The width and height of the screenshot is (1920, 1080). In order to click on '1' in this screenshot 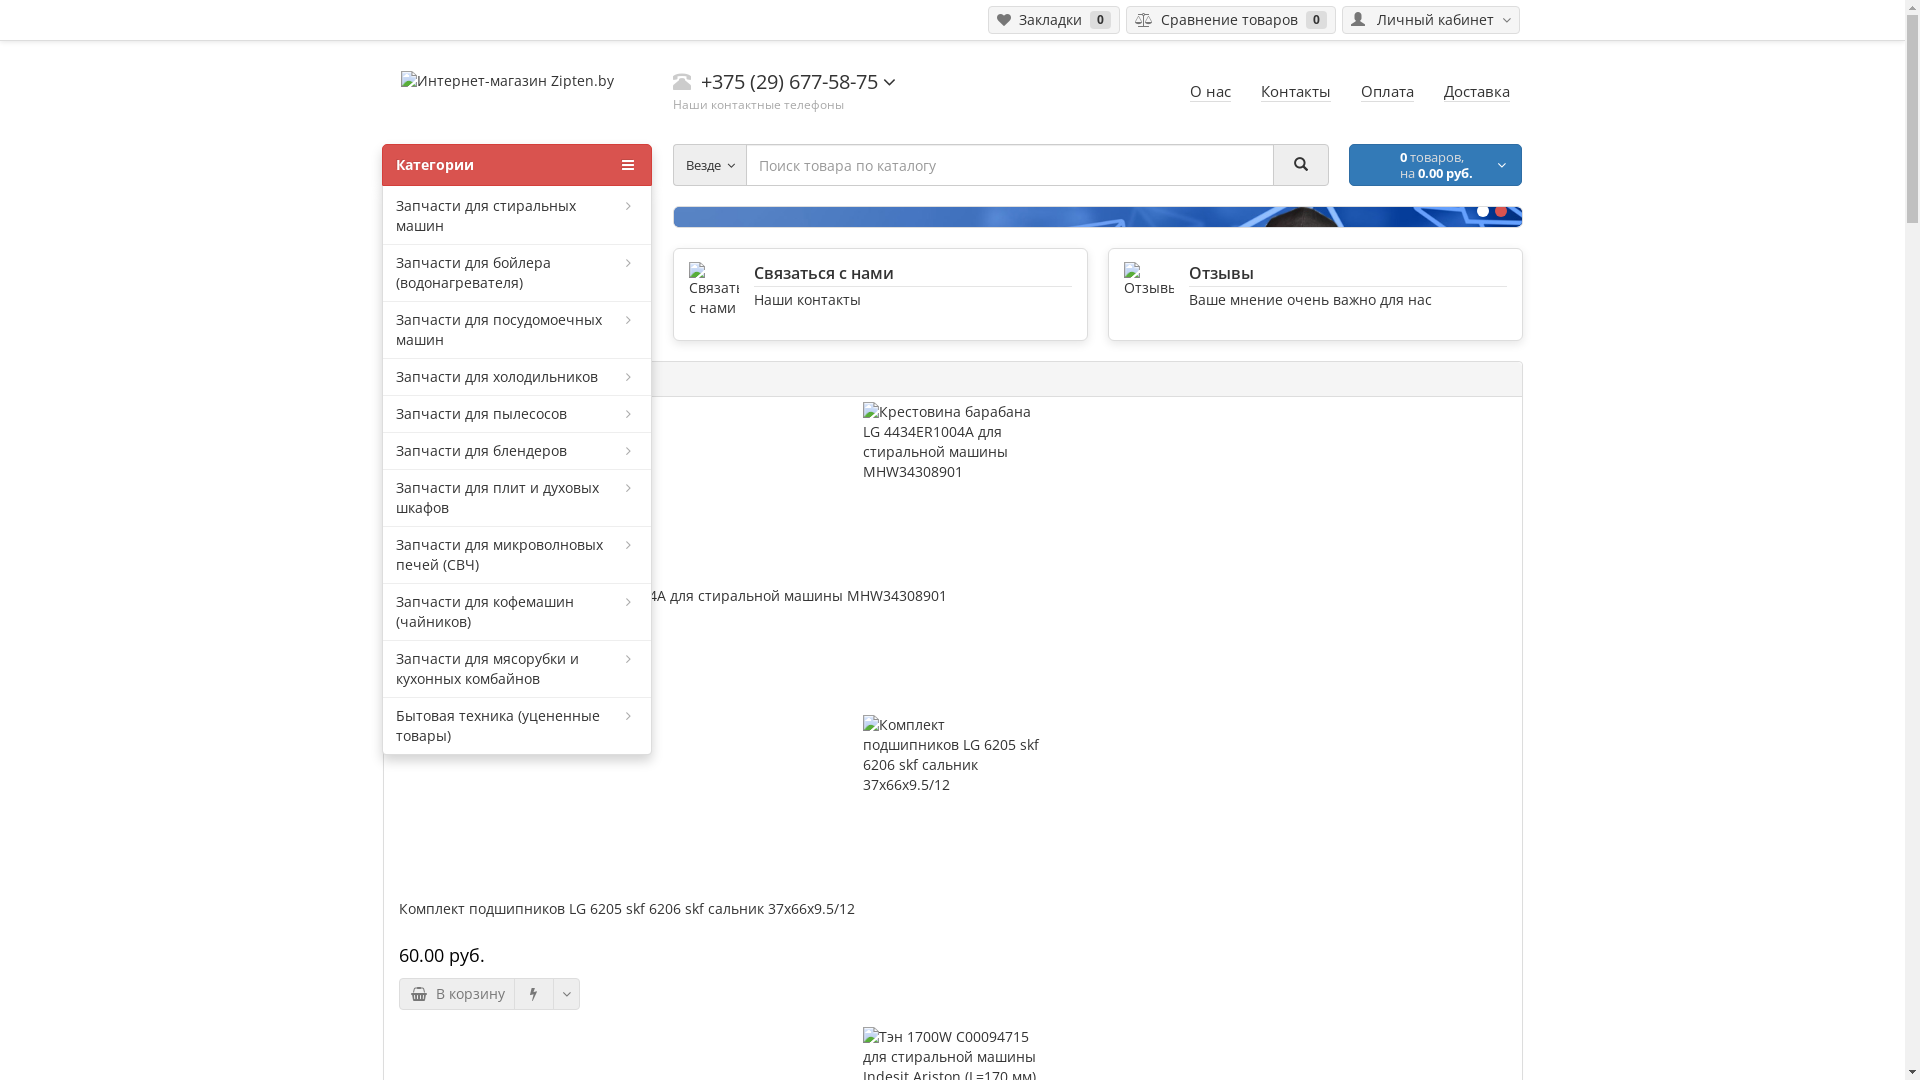, I will do `click(1482, 211)`.